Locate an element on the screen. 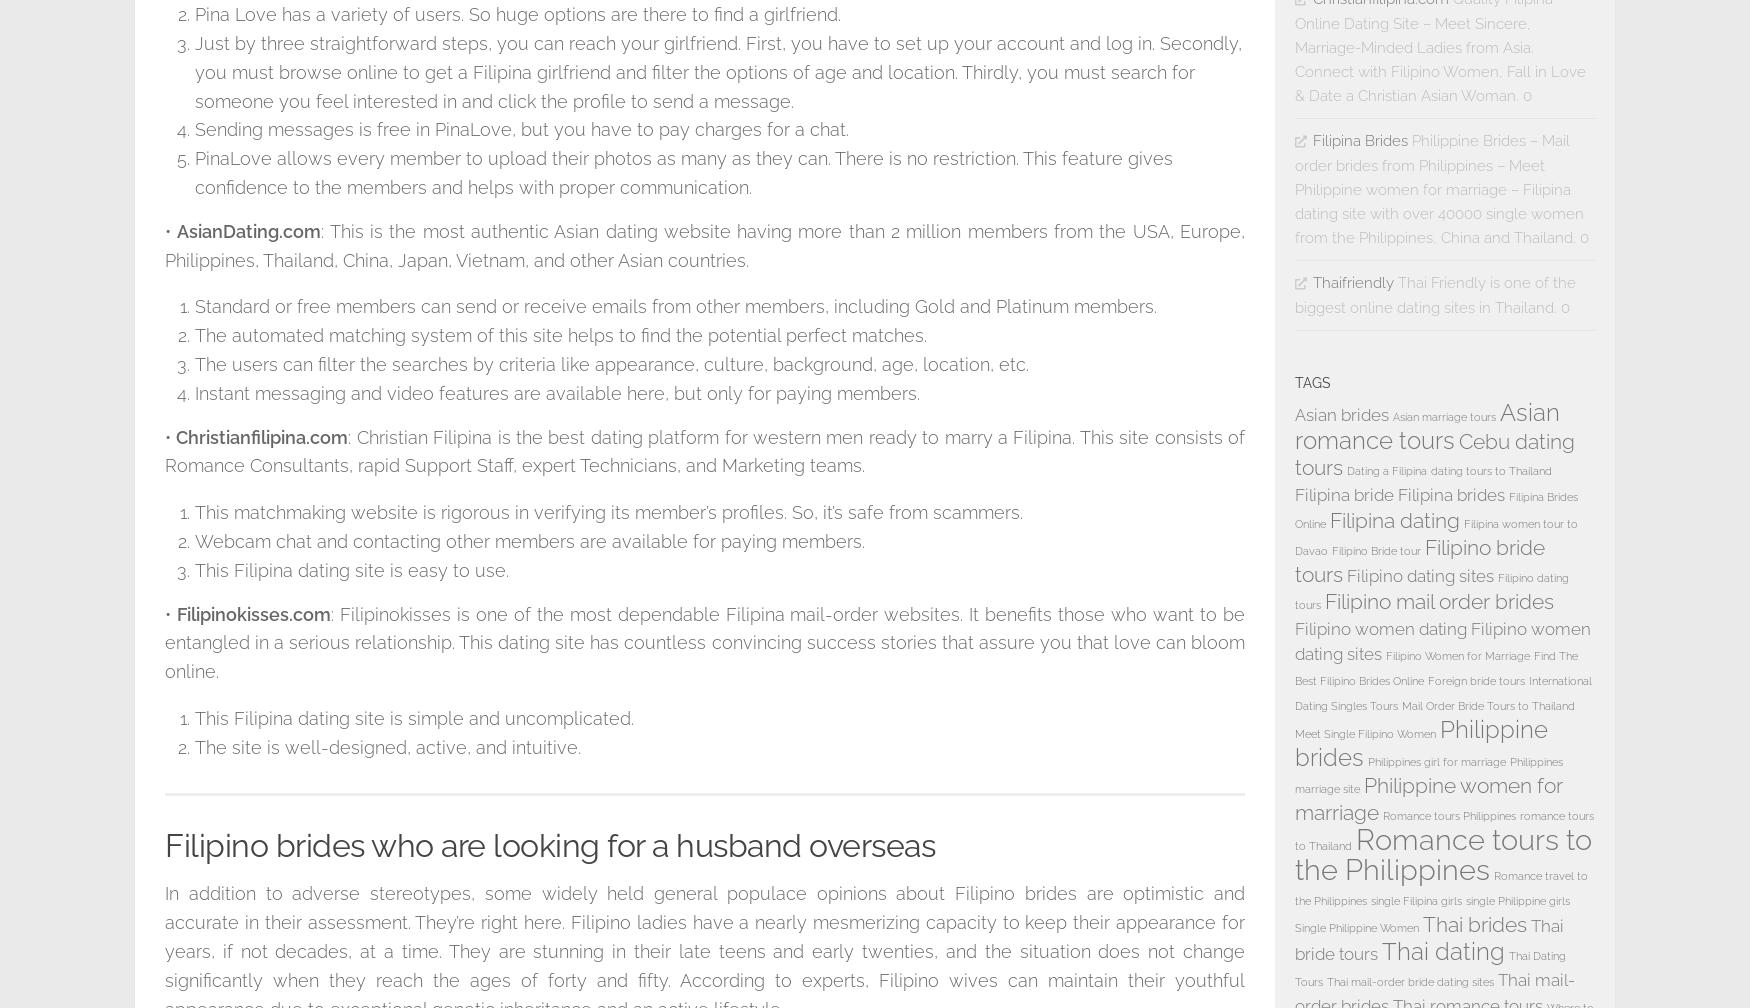  'Dating a Filipina' is located at coordinates (1386, 470).